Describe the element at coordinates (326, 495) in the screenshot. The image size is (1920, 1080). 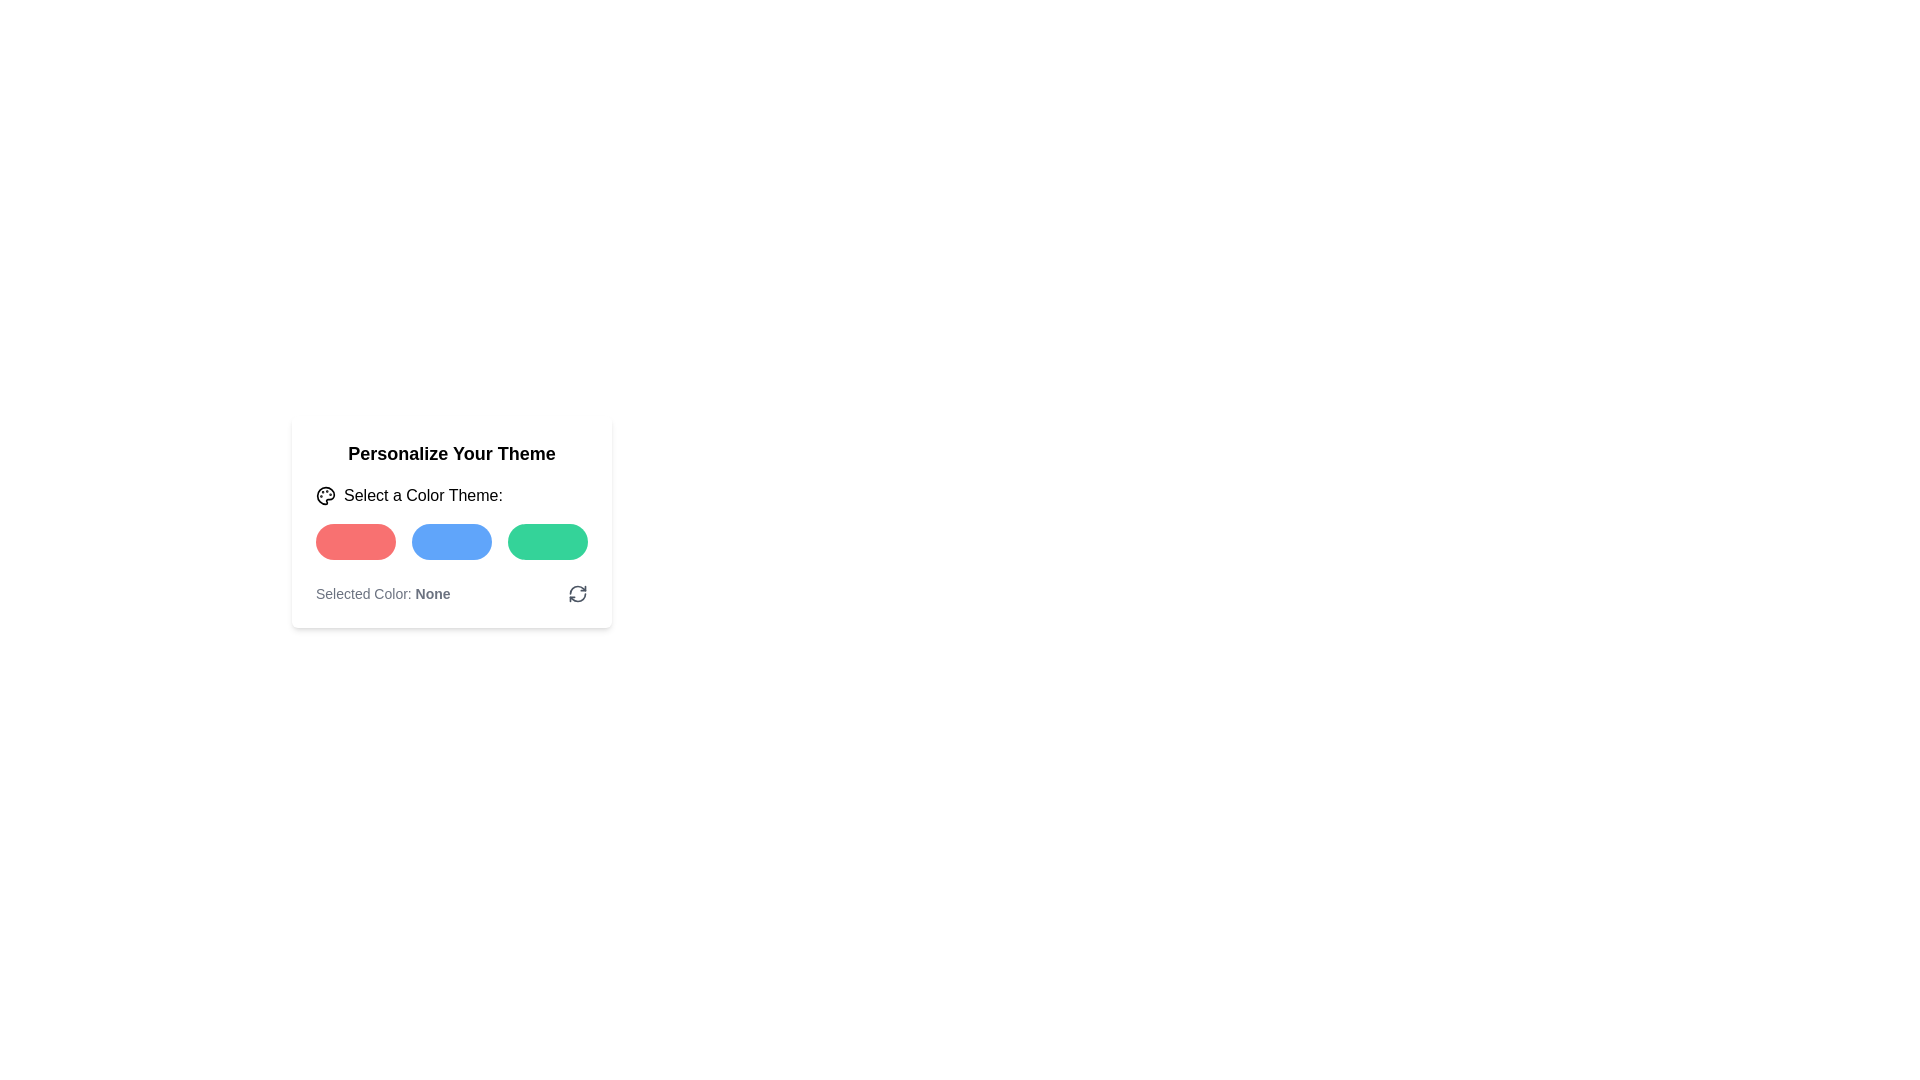
I see `the decorative icon located in the top-left corner of the card associated with 'Personalize Your Theme'` at that location.